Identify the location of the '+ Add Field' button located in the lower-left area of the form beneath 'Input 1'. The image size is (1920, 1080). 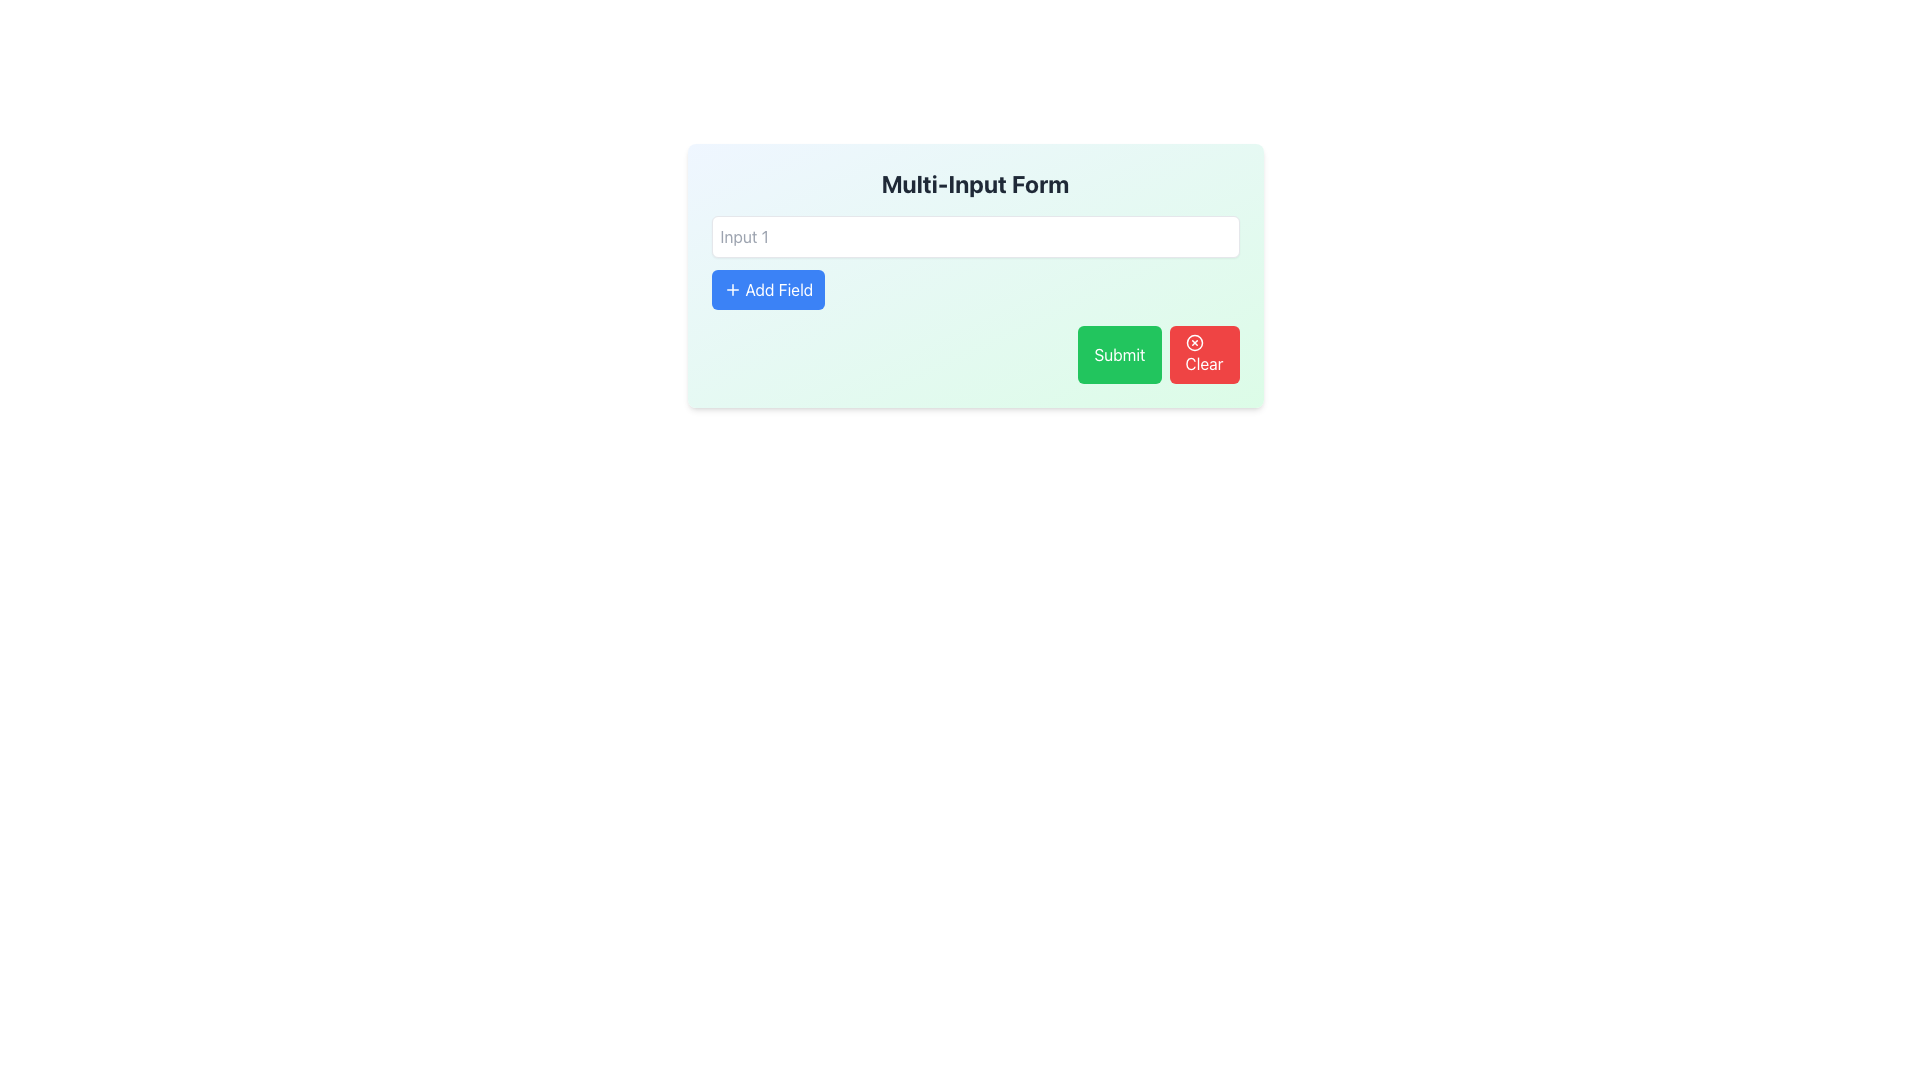
(767, 289).